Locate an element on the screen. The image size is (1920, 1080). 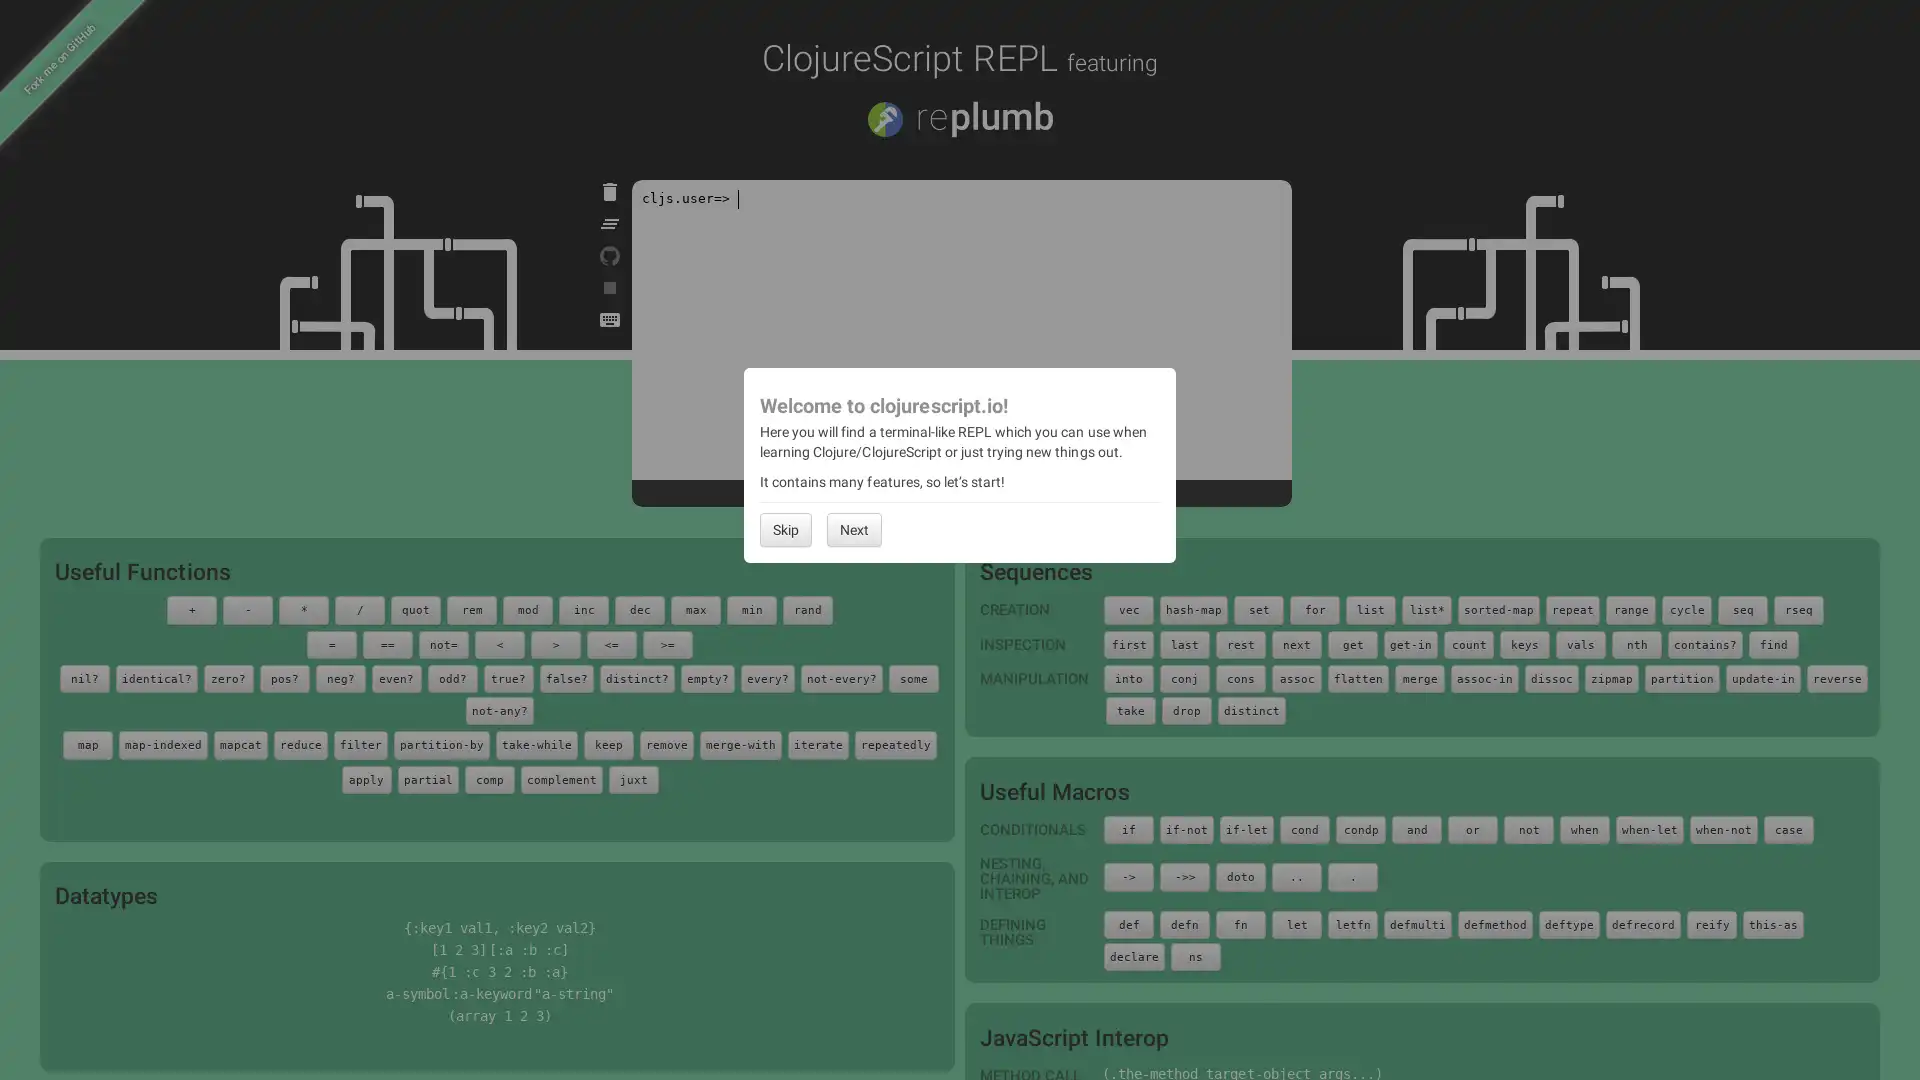
for is located at coordinates (1315, 608).